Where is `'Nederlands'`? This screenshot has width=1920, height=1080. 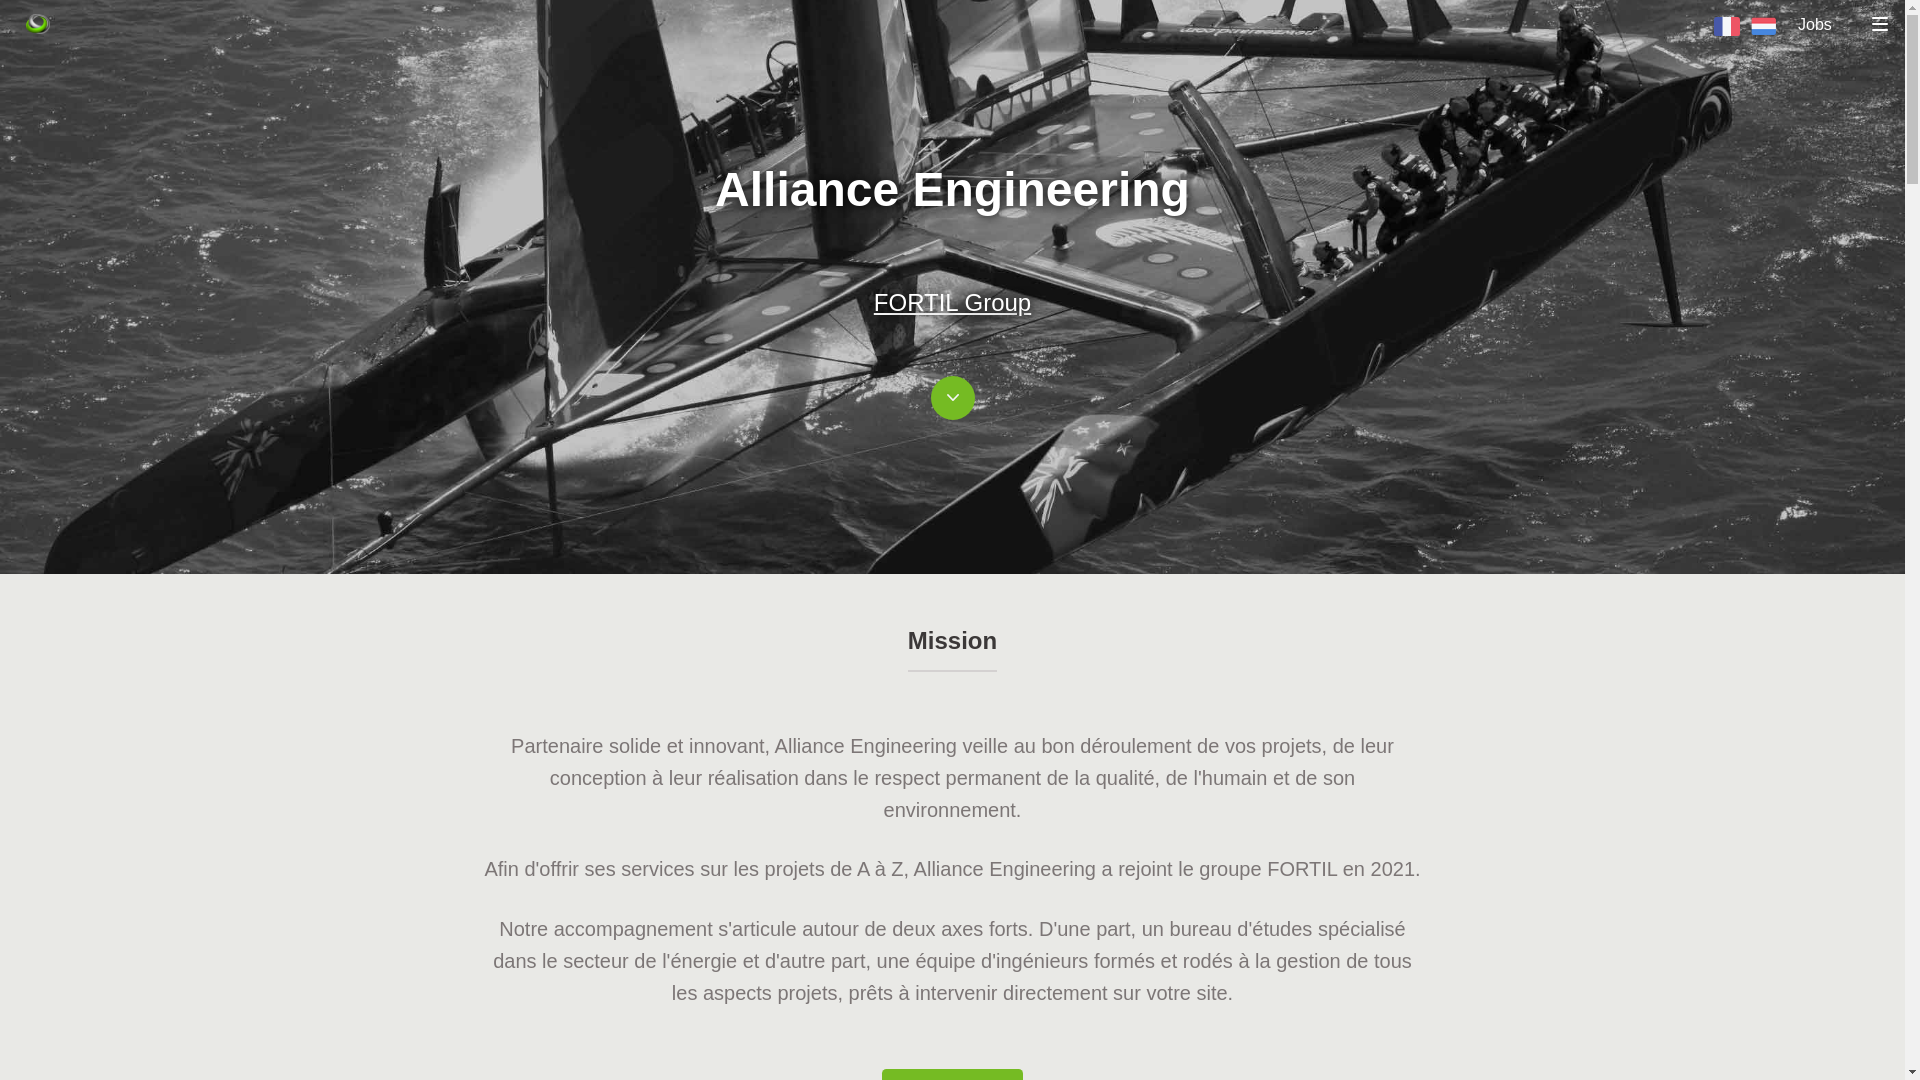 'Nederlands' is located at coordinates (1750, 26).